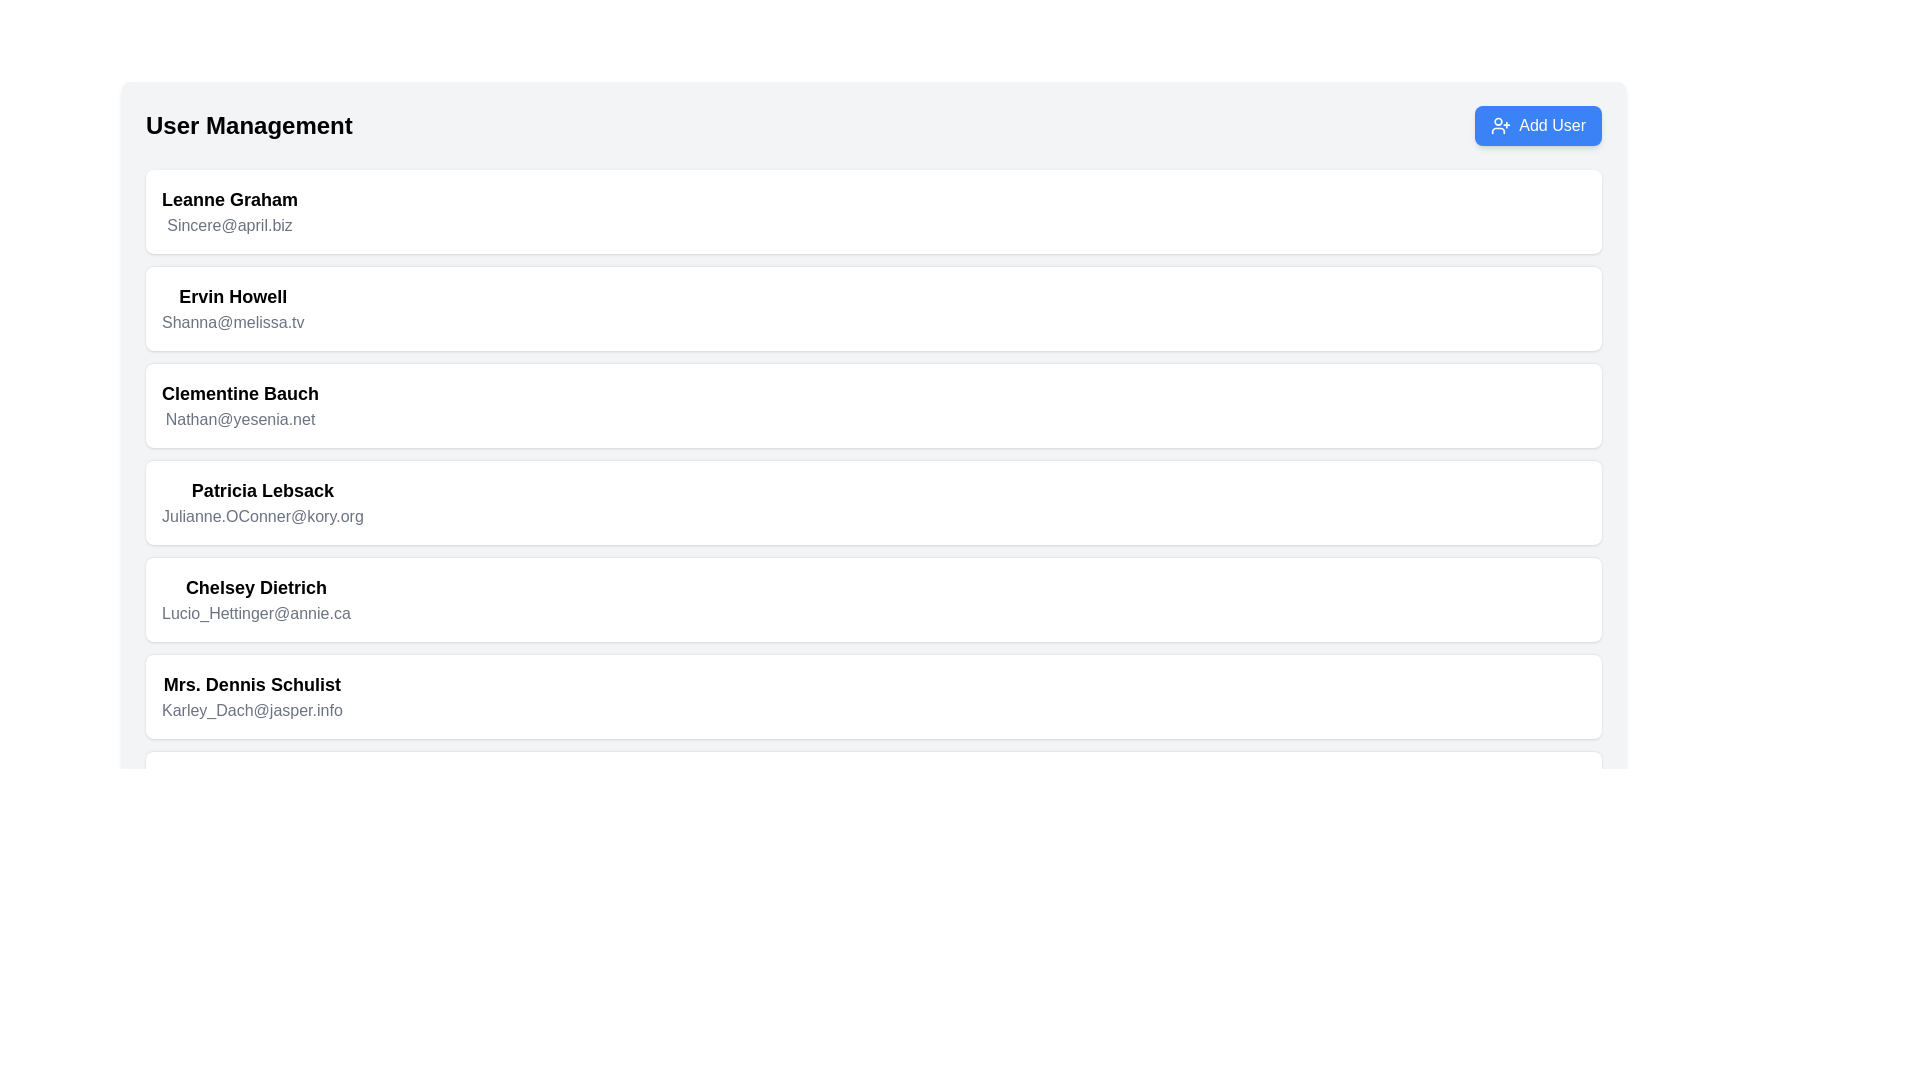 The height and width of the screenshot is (1080, 1920). Describe the element at coordinates (261, 515) in the screenshot. I see `the email text display 'Julianne.OConner@kory.org' which is styled with a gray color and located below 'Patricia Lebsack' in the user management section` at that location.